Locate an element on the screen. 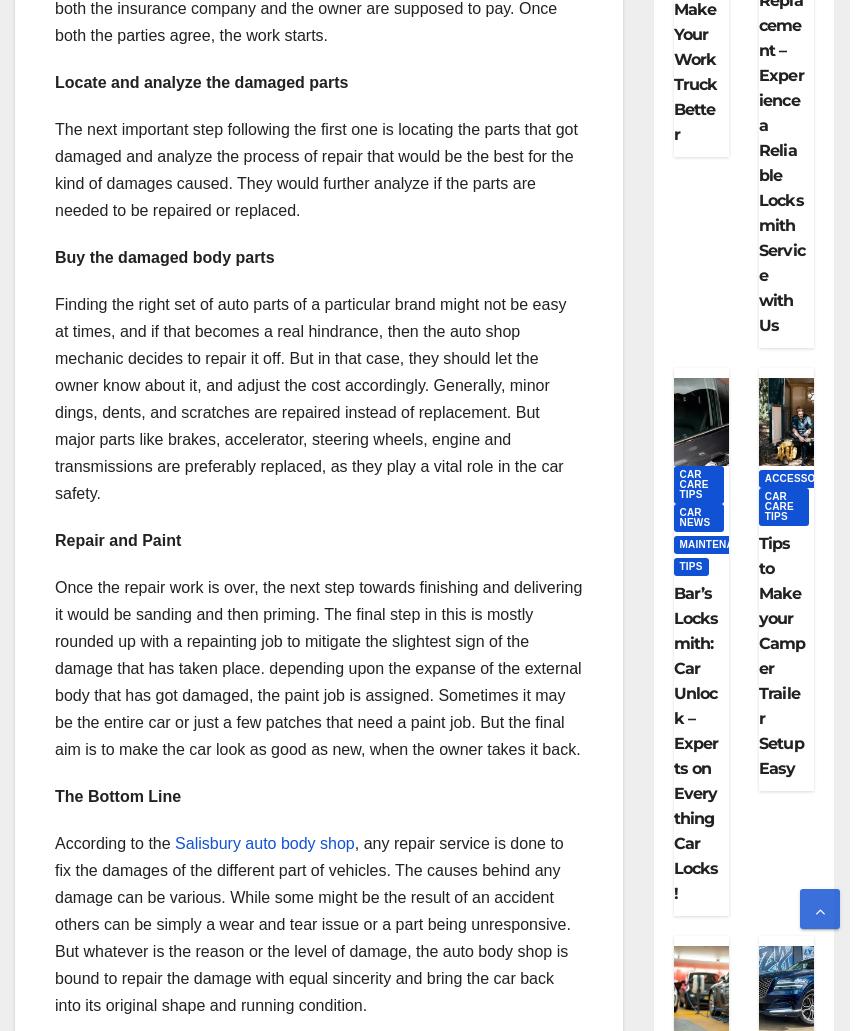 Image resolution: width=855 pixels, height=1031 pixels. 'Car News' is located at coordinates (693, 516).